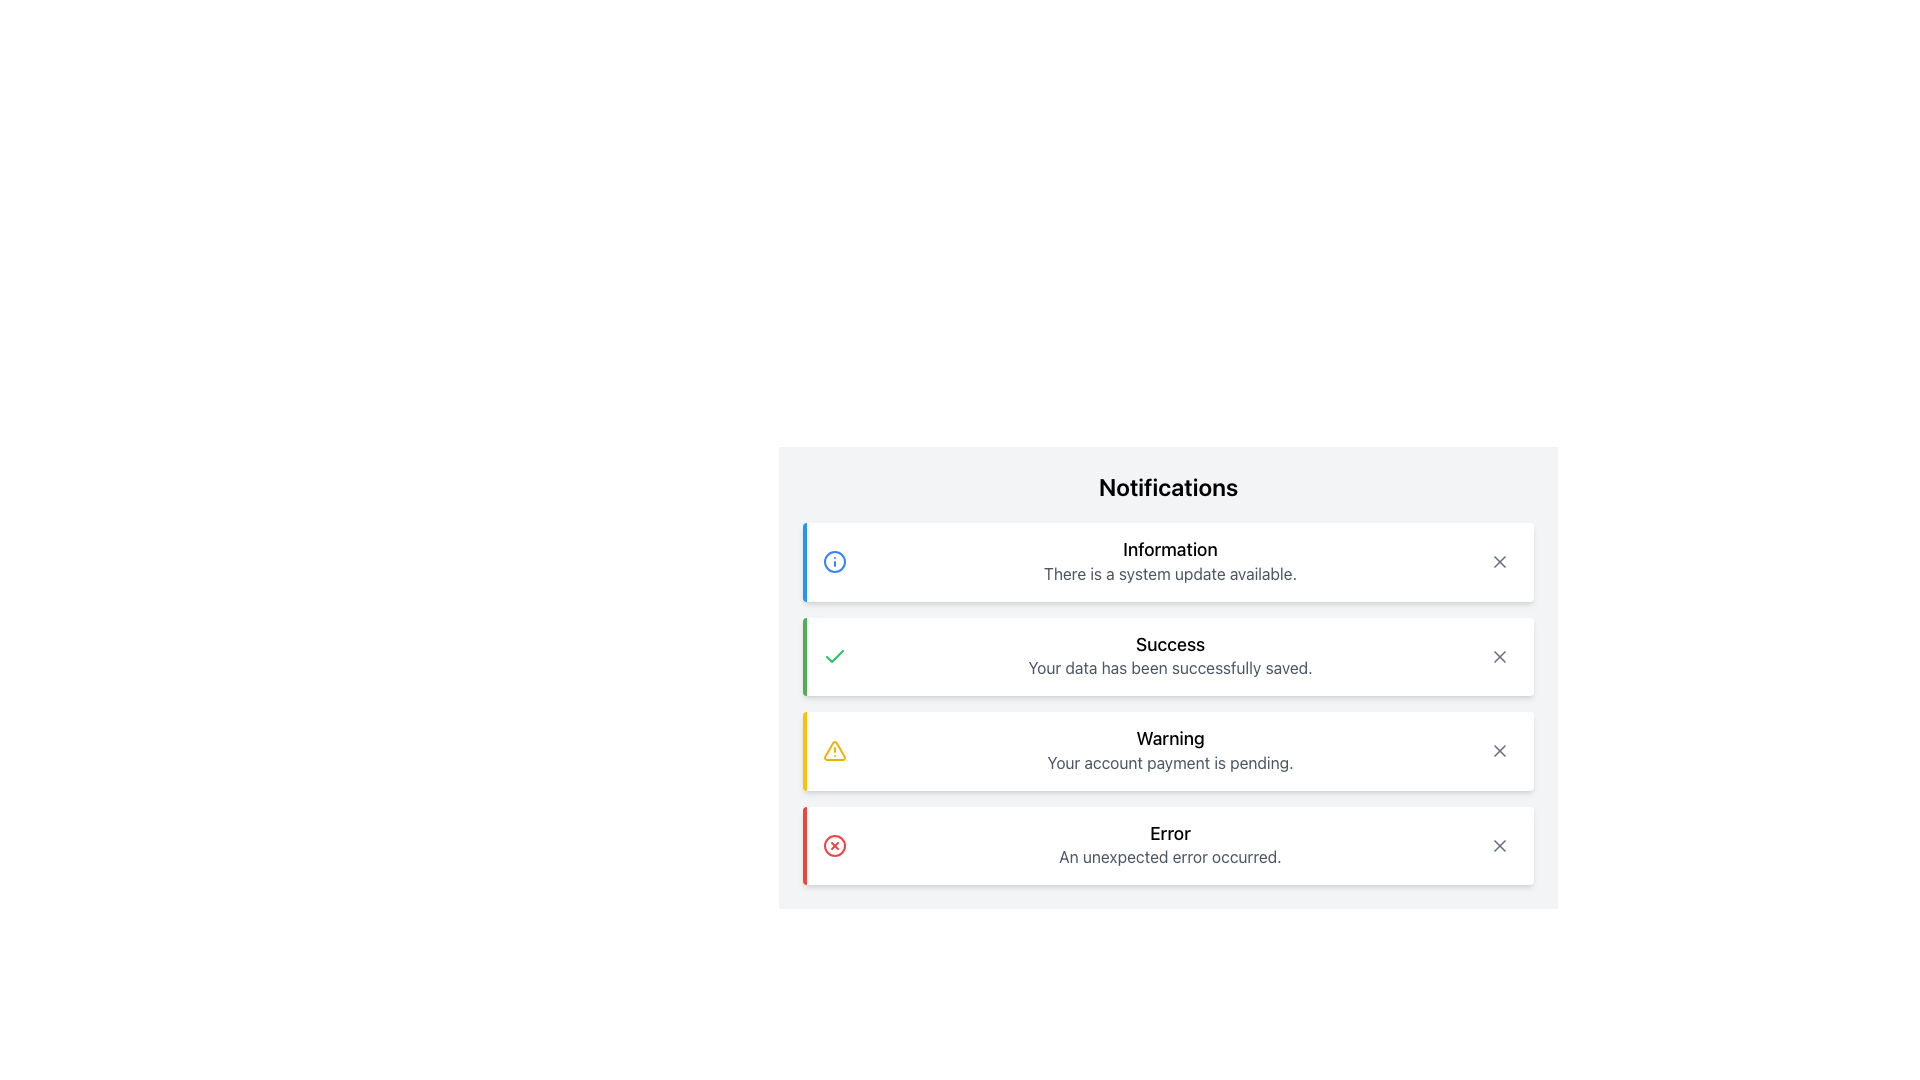 This screenshot has height=1080, width=1920. I want to click on the text element that indicates 'Your account payment is pending.' located directly below the 'Warning' heading in the Notifications panel, so click(1170, 762).